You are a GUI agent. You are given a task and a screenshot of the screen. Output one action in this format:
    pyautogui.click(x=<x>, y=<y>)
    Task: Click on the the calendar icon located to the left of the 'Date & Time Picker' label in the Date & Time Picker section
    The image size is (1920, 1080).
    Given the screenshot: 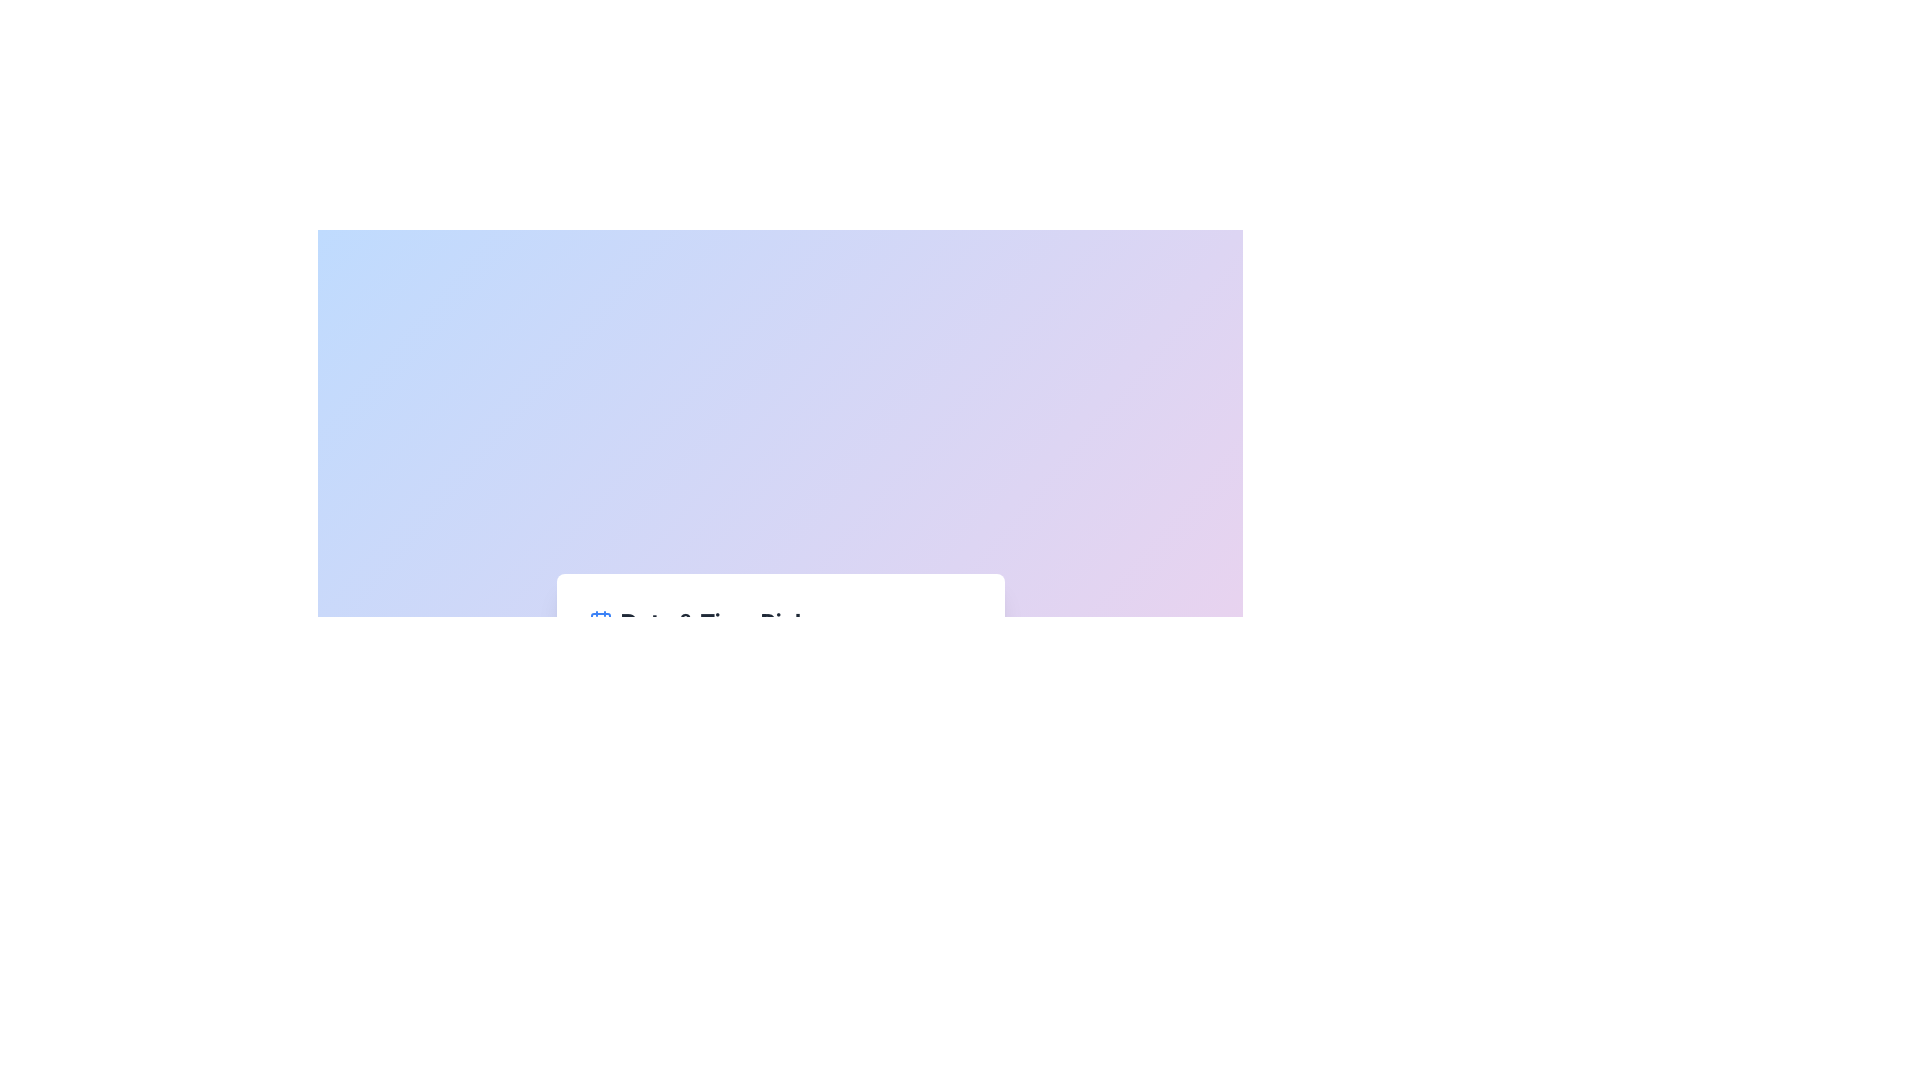 What is the action you would take?
    pyautogui.click(x=599, y=620)
    